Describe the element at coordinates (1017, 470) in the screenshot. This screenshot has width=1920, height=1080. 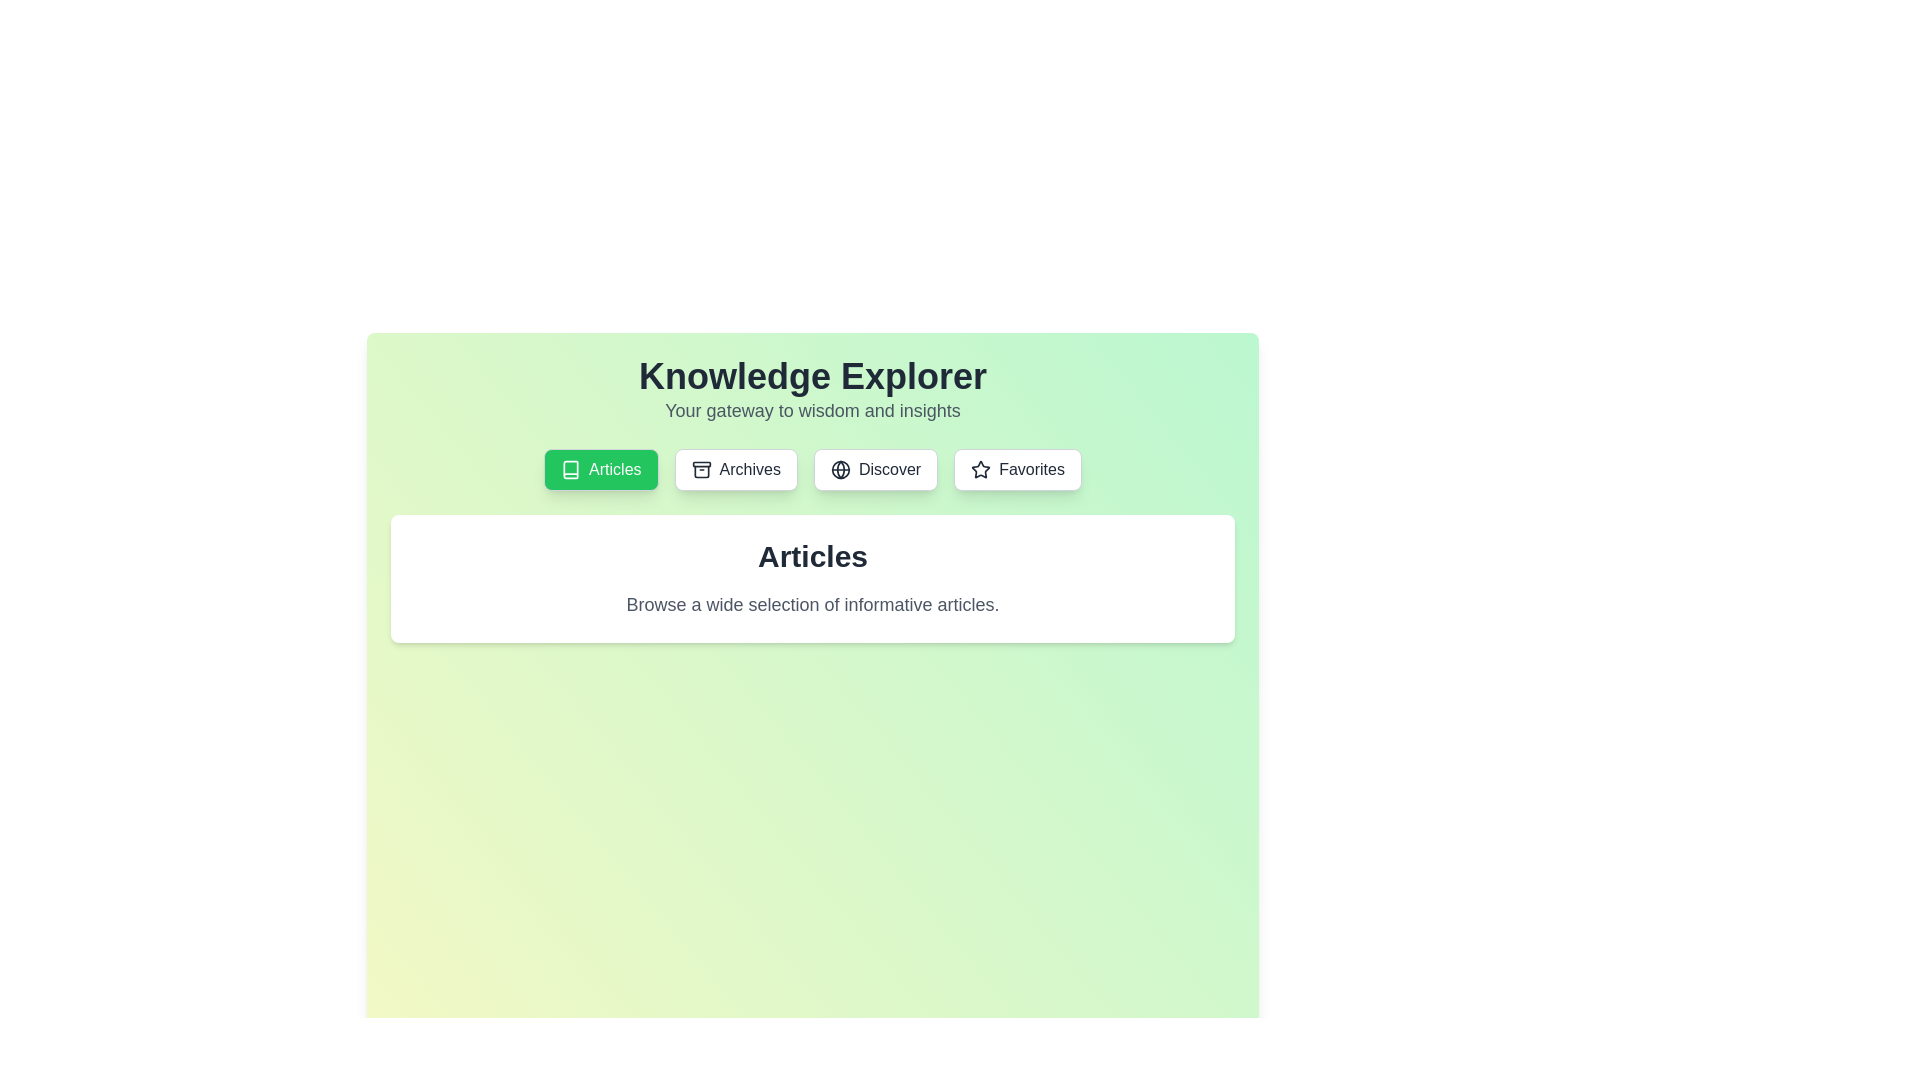
I see `the tab with label Favorites` at that location.